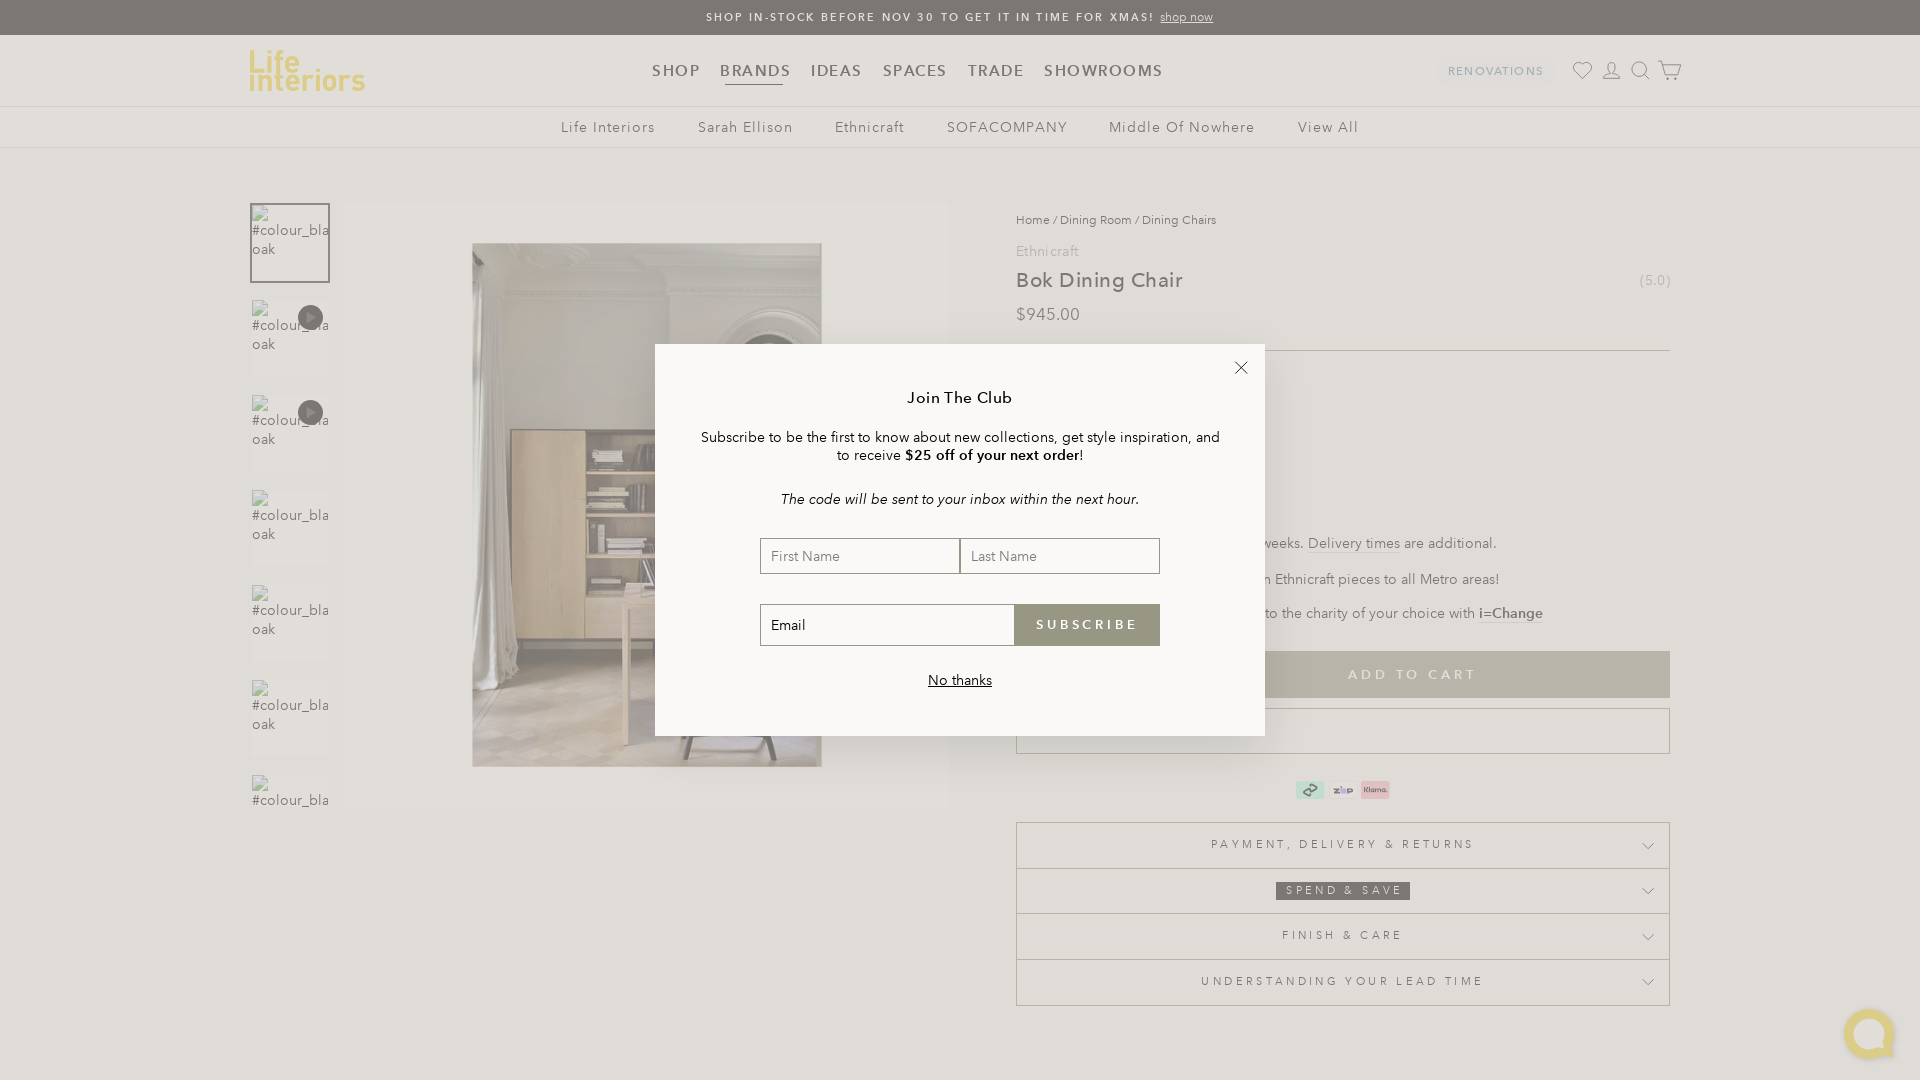 The image size is (1920, 1080). Describe the element at coordinates (1107, 127) in the screenshot. I see `'Middle Of Nowhere'` at that location.